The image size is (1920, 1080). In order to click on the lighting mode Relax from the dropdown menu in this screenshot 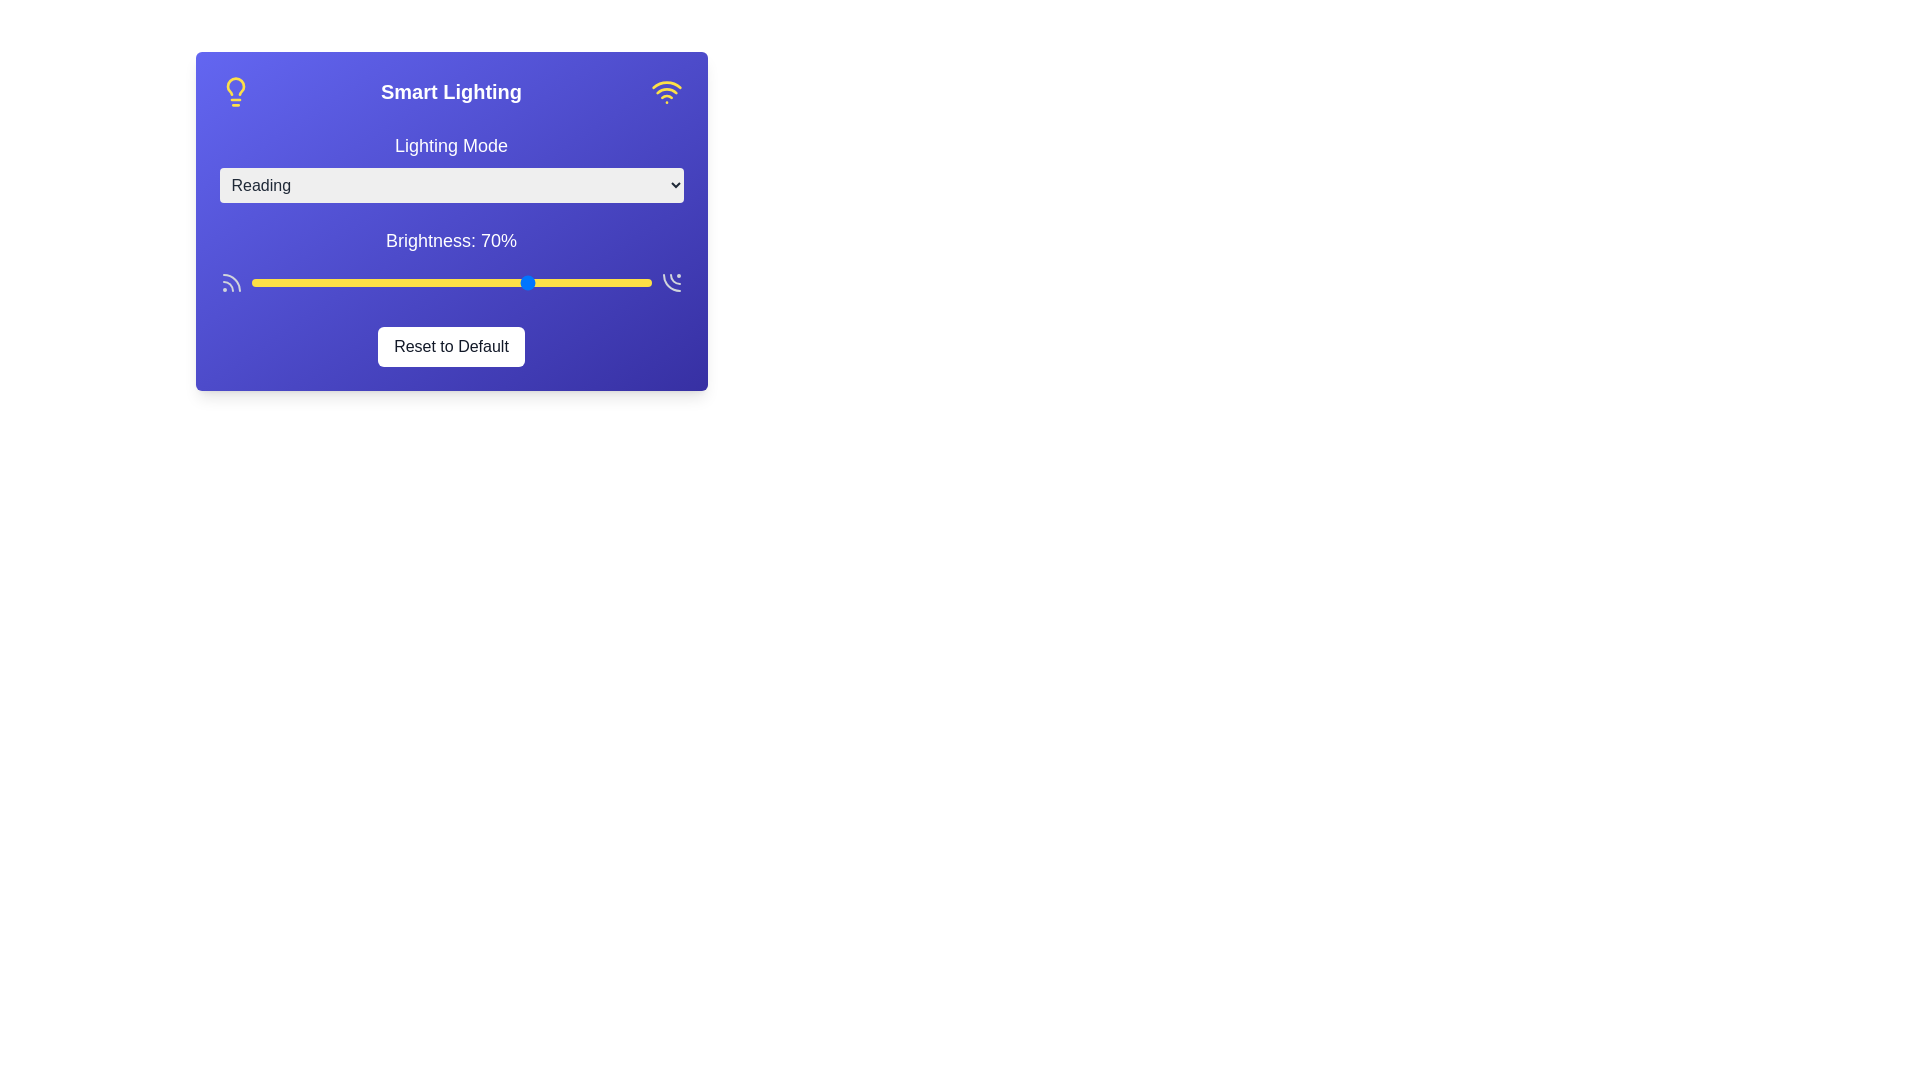, I will do `click(450, 185)`.